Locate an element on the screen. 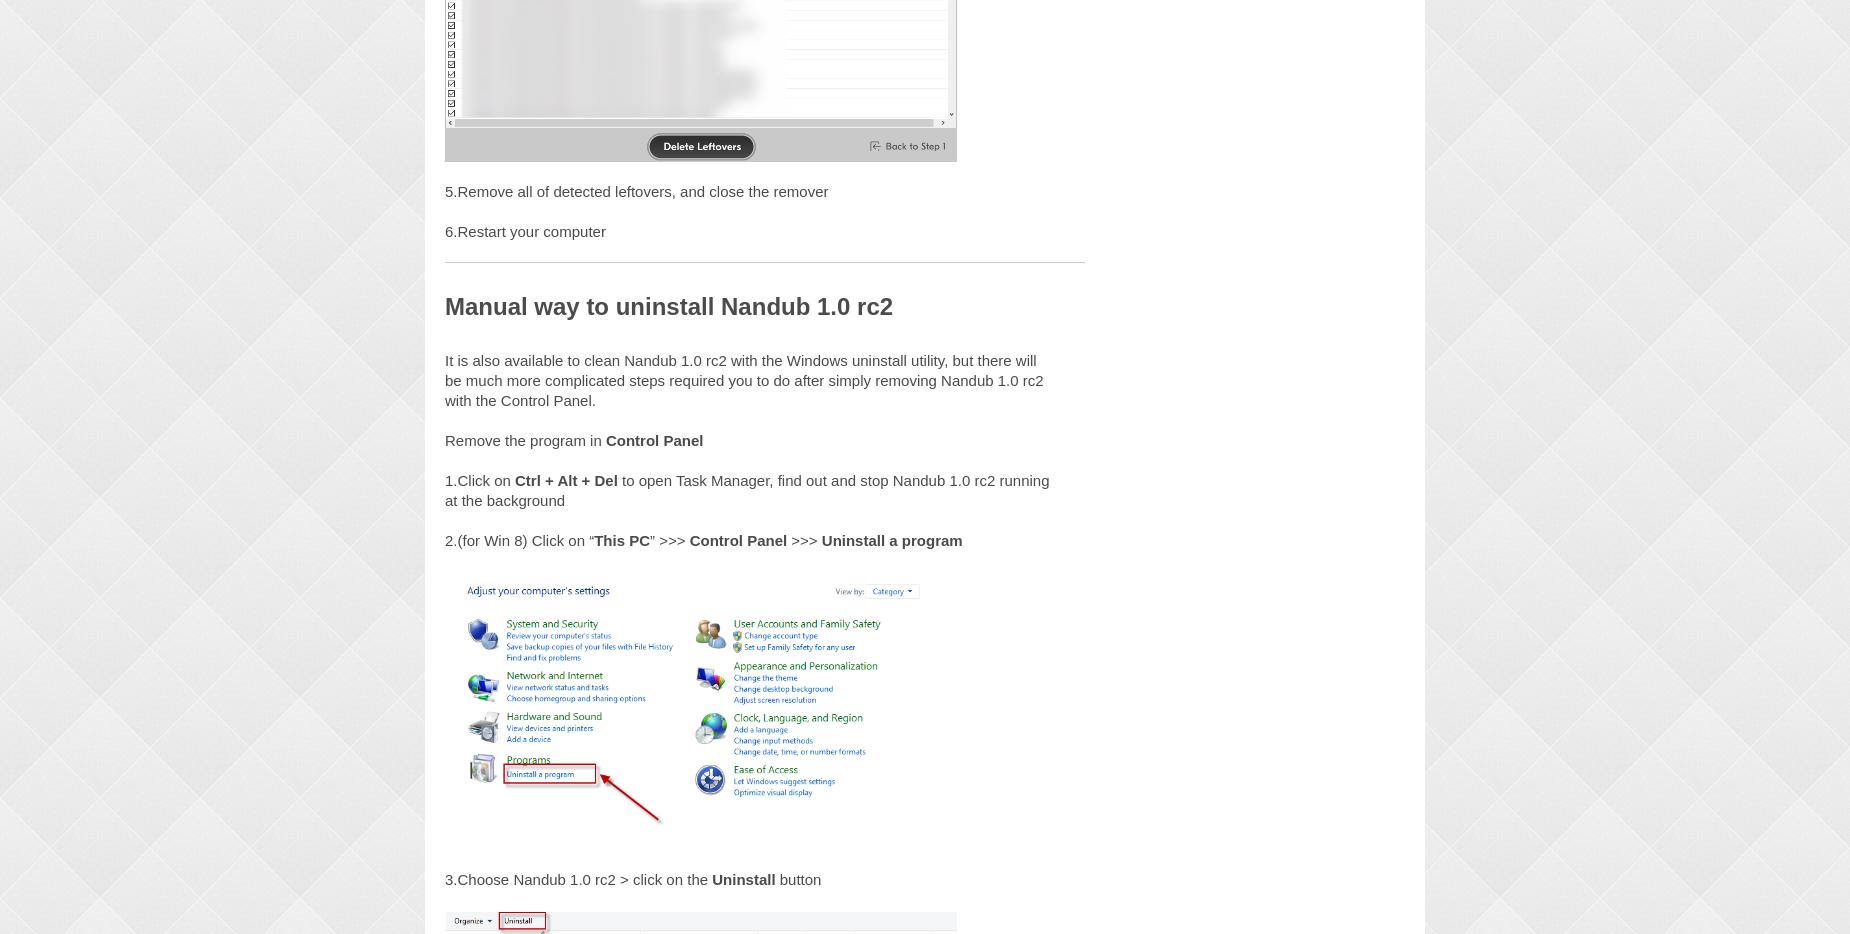 The image size is (1850, 934). 'Uninstall' is located at coordinates (743, 877).